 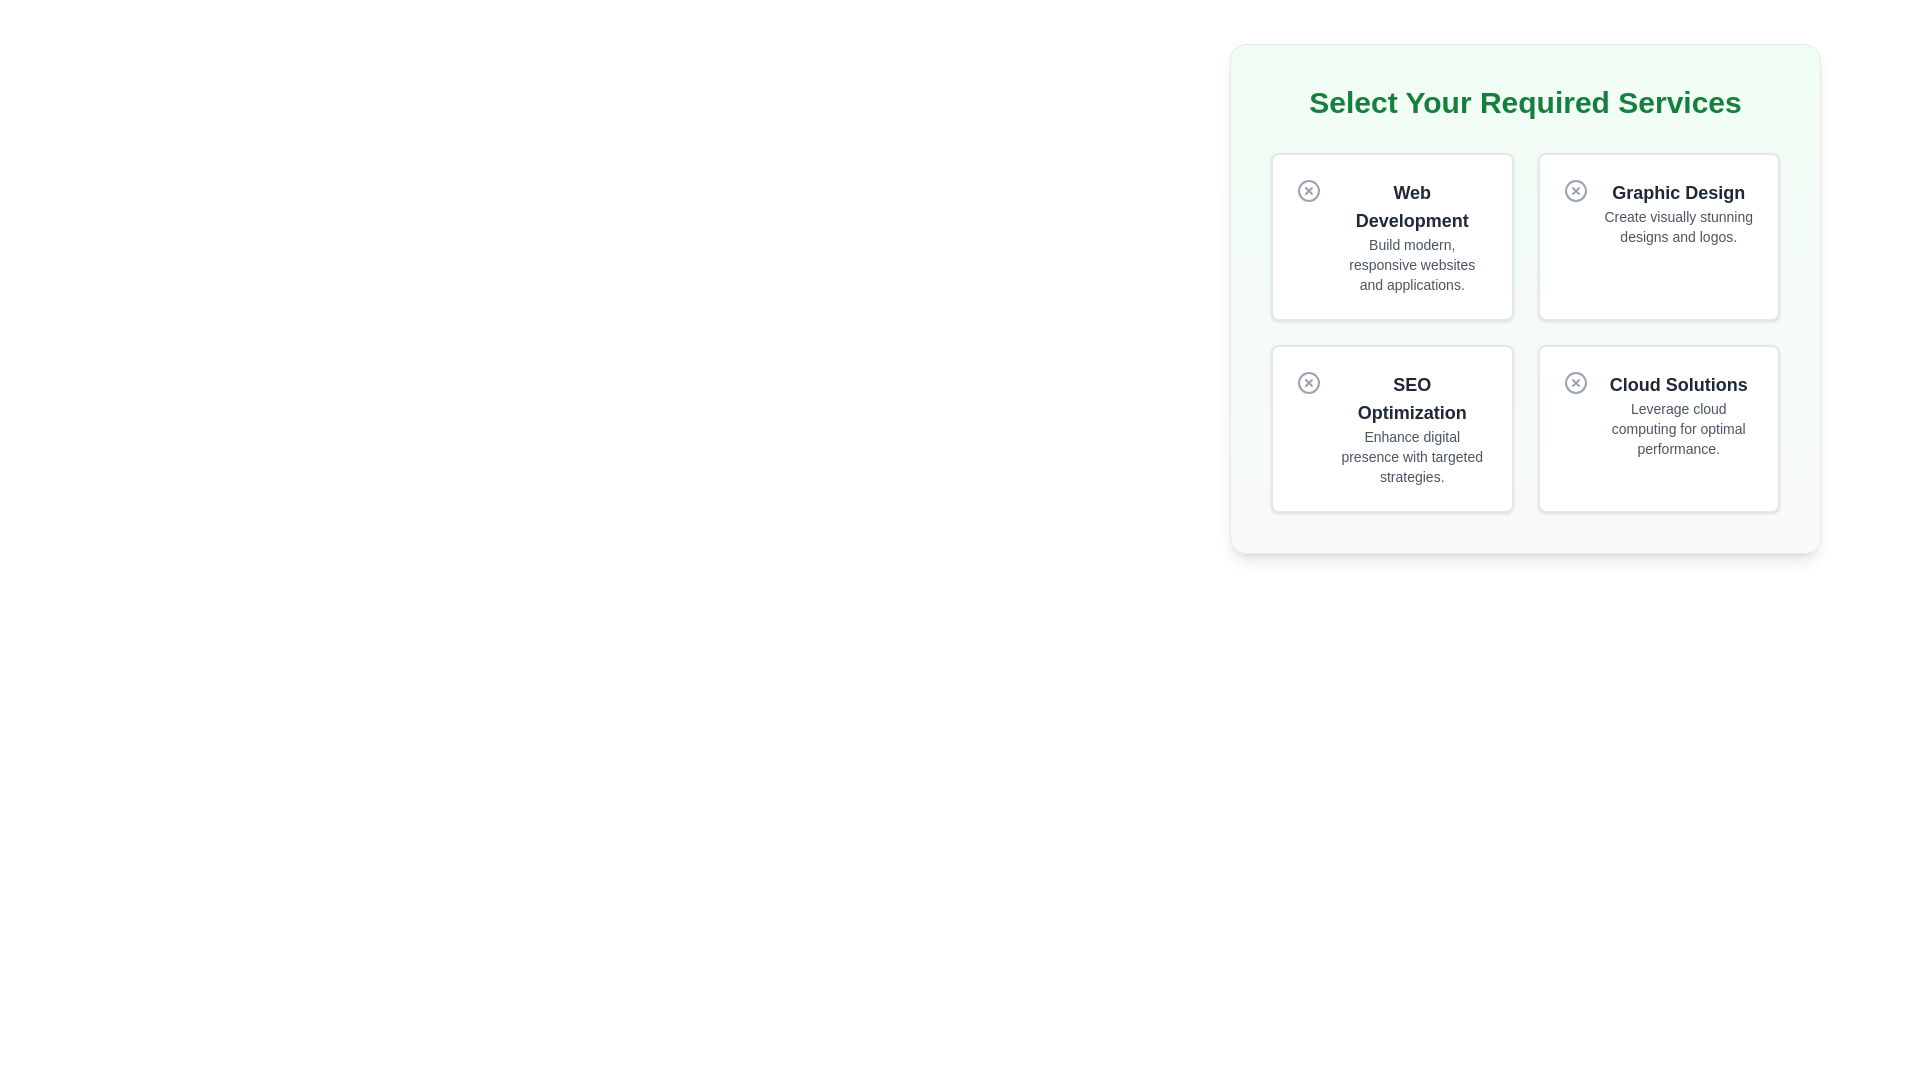 I want to click on the dismiss IconButton located in the upper-right of the 'Graphic Design' card to observe the scaling effect, so click(x=1574, y=191).